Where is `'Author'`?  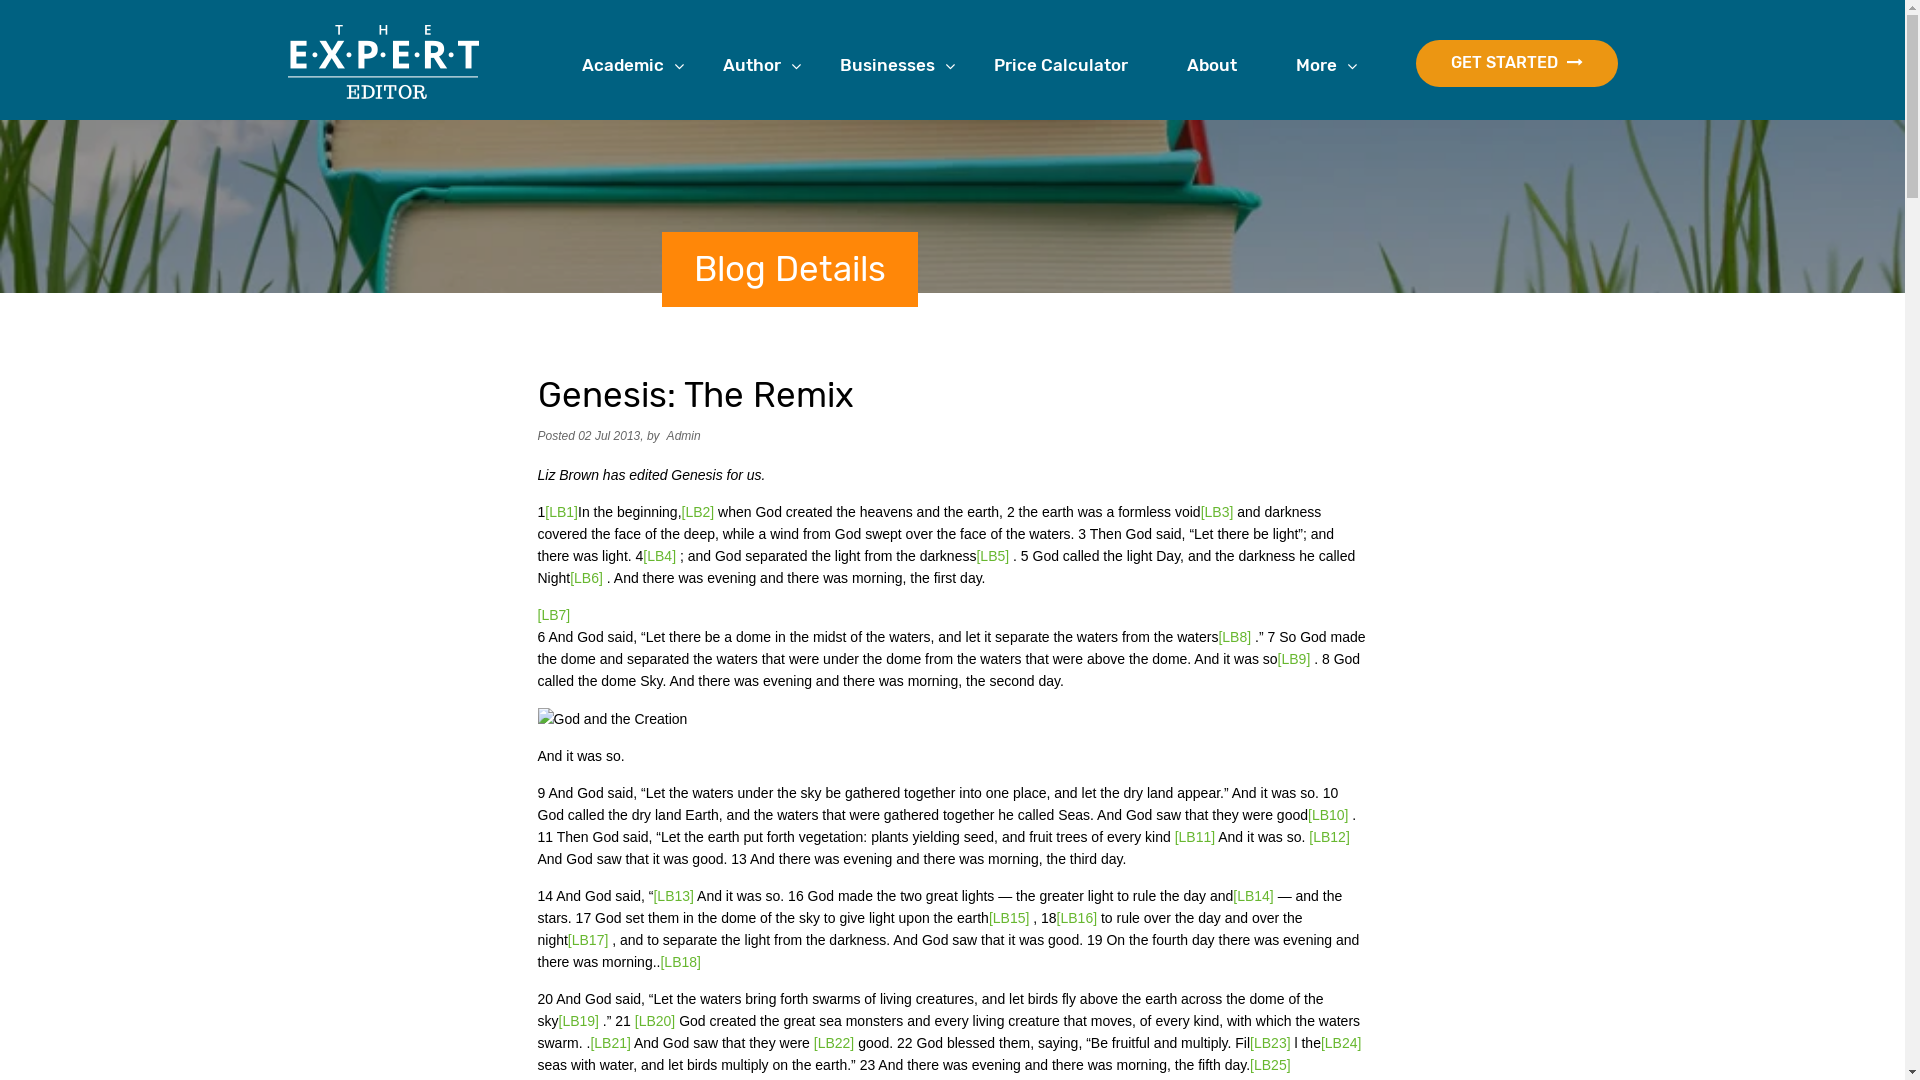
'Author' is located at coordinates (757, 65).